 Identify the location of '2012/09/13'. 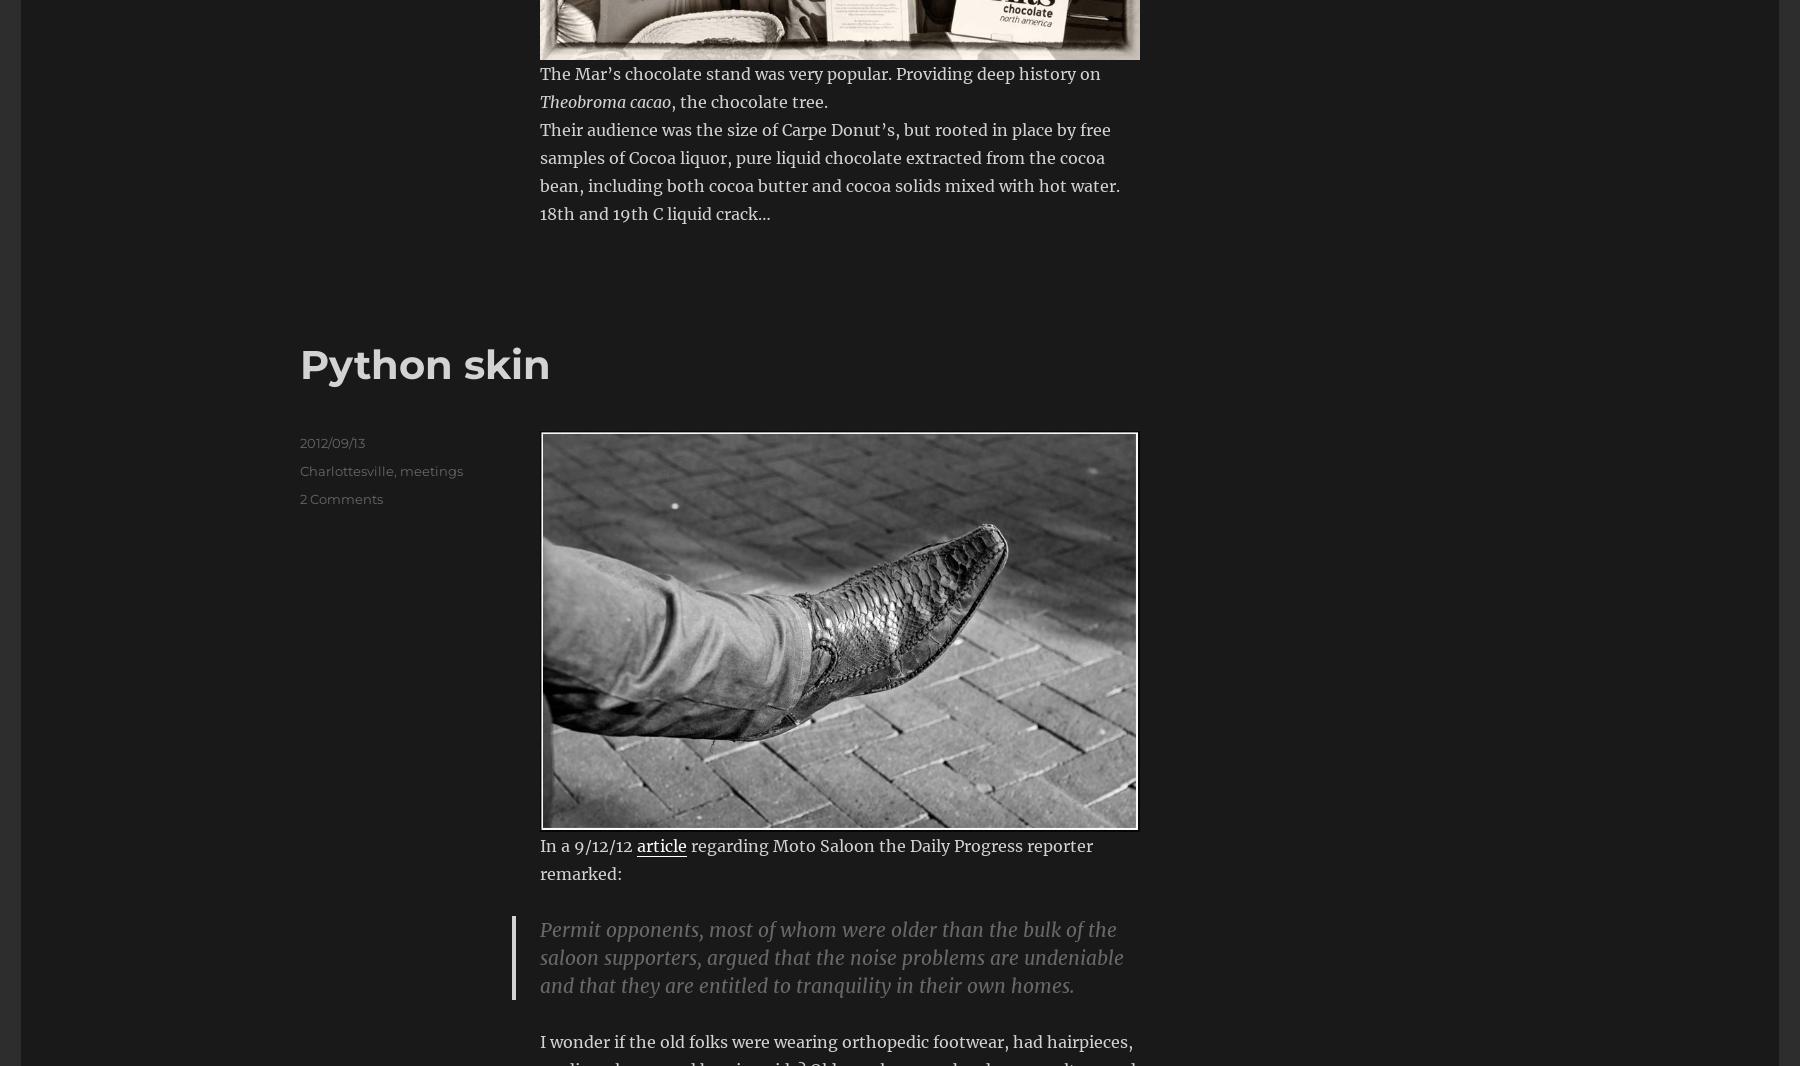
(331, 441).